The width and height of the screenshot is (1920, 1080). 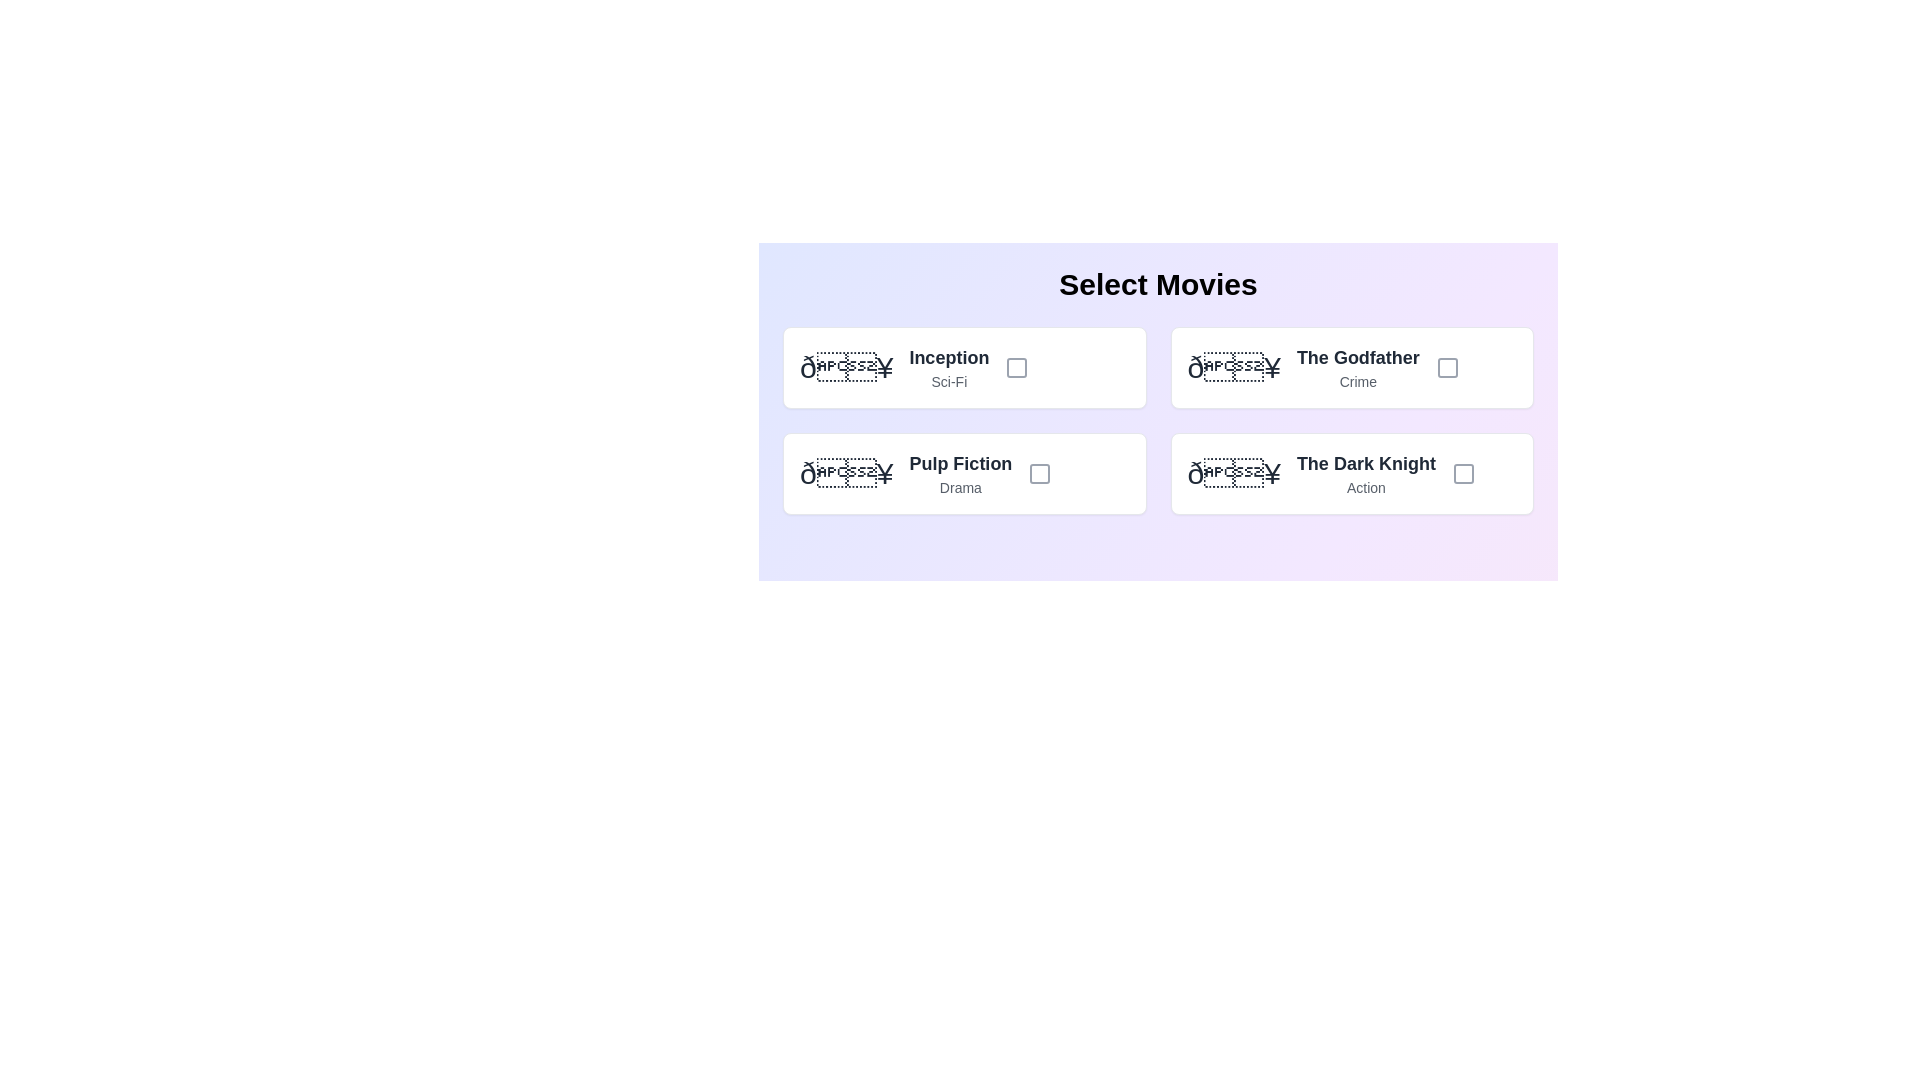 What do you see at coordinates (964, 474) in the screenshot?
I see `the movie card for Pulp Fiction to select or deselect it` at bounding box center [964, 474].